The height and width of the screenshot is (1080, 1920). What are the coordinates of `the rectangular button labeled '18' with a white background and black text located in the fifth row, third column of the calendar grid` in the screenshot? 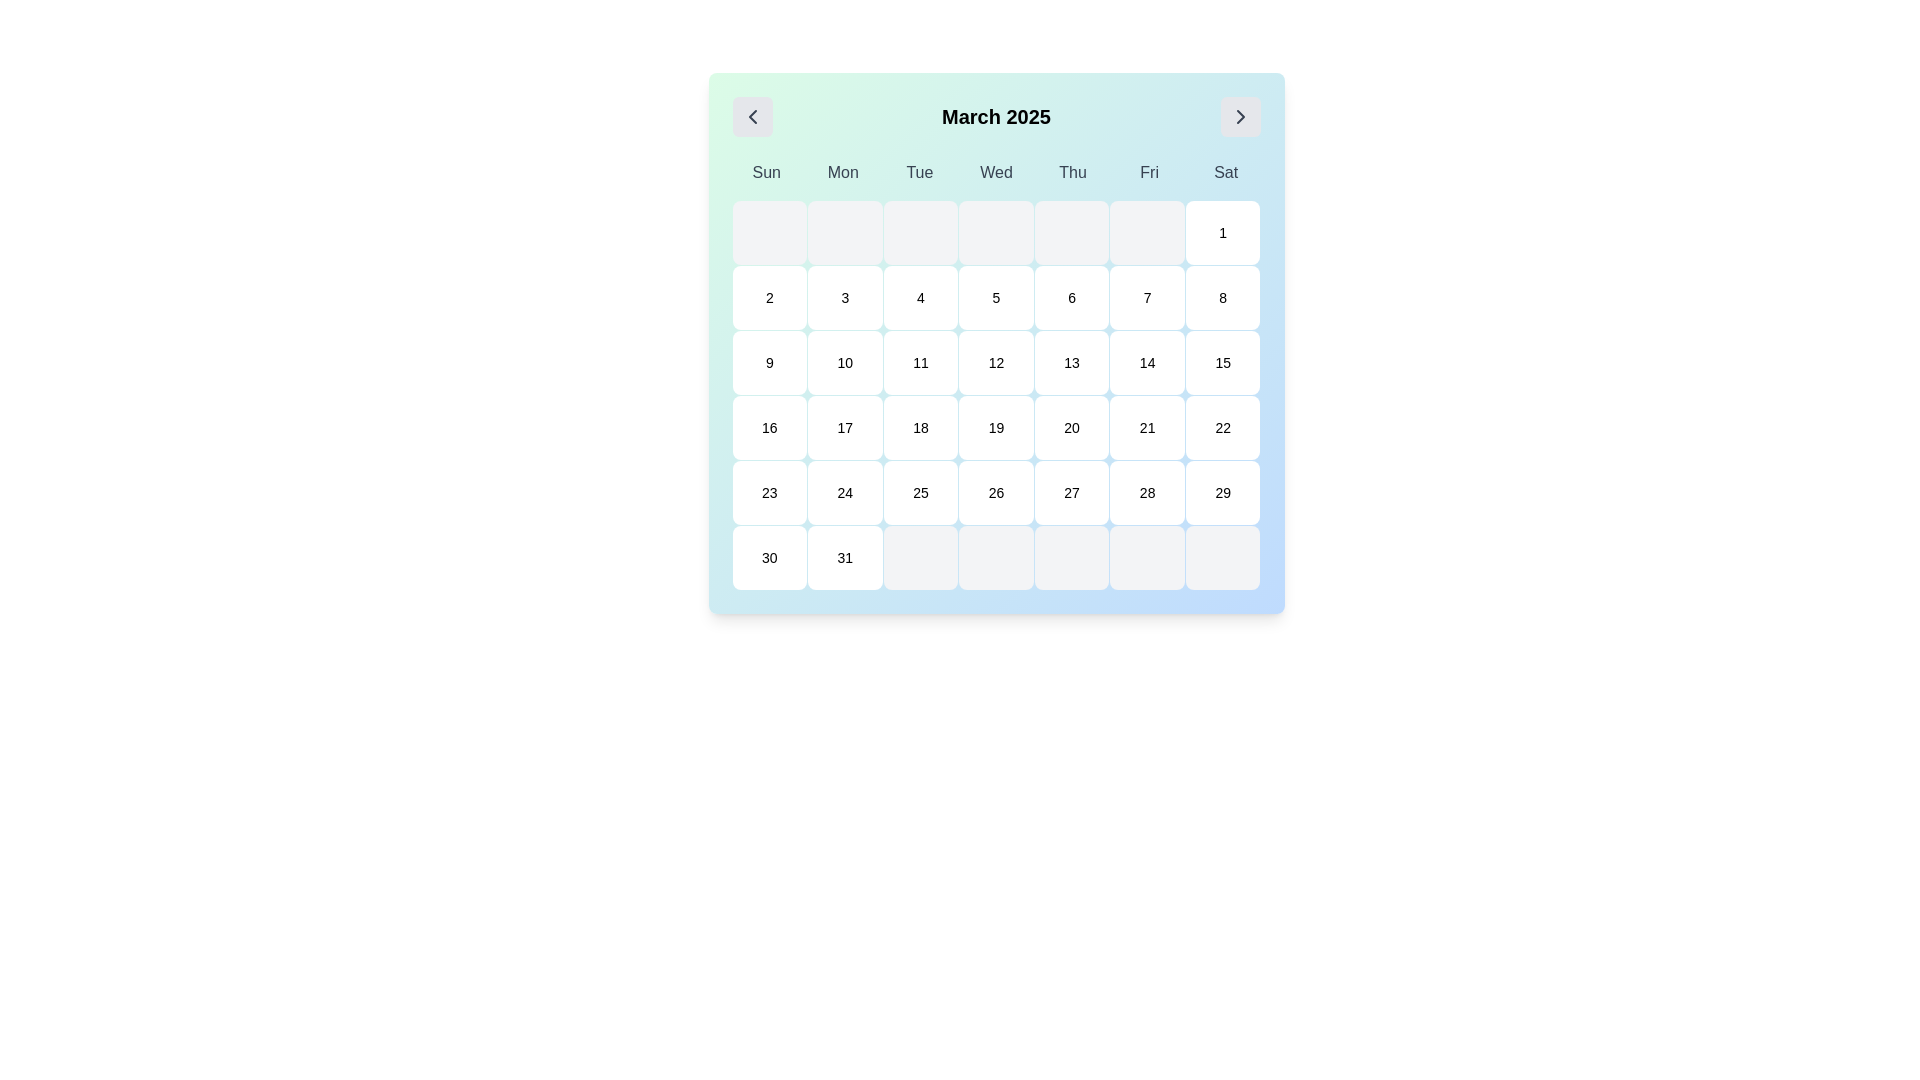 It's located at (919, 427).